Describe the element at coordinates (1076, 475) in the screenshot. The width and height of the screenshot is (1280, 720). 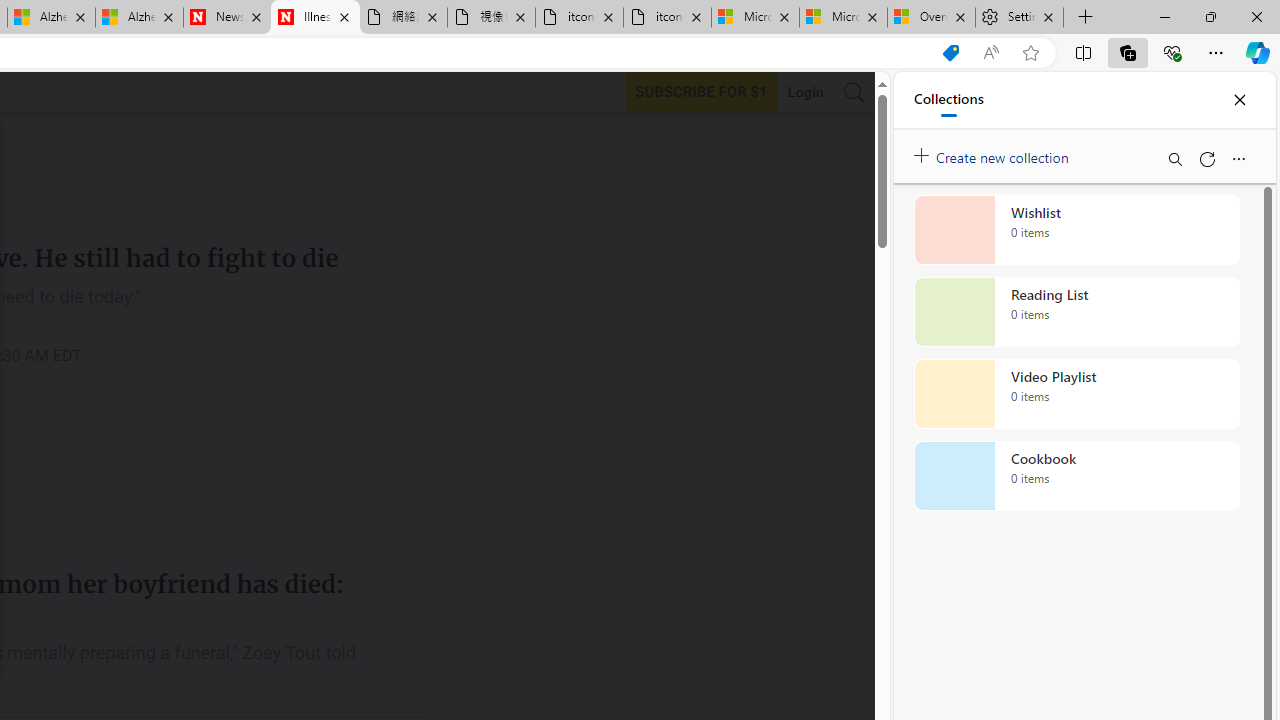
I see `'Cookbook collection, 0 items'` at that location.